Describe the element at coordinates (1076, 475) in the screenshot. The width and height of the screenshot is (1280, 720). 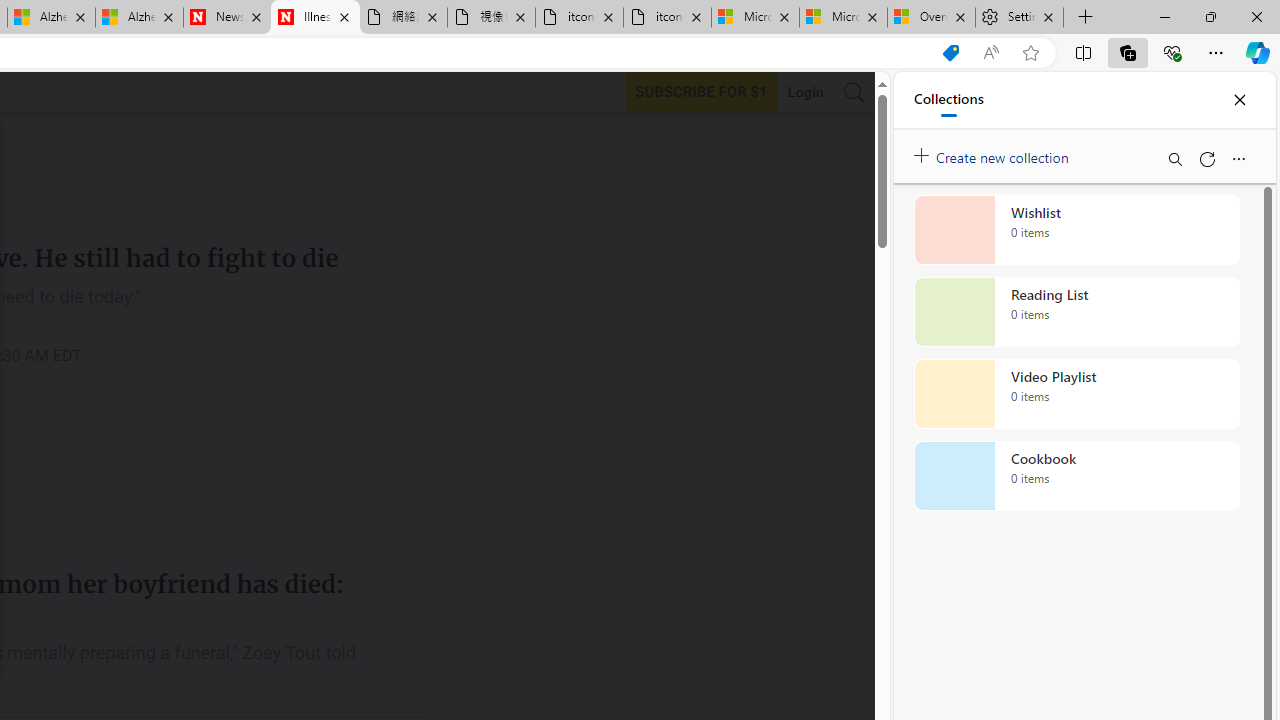
I see `'Cookbook collection, 0 items'` at that location.